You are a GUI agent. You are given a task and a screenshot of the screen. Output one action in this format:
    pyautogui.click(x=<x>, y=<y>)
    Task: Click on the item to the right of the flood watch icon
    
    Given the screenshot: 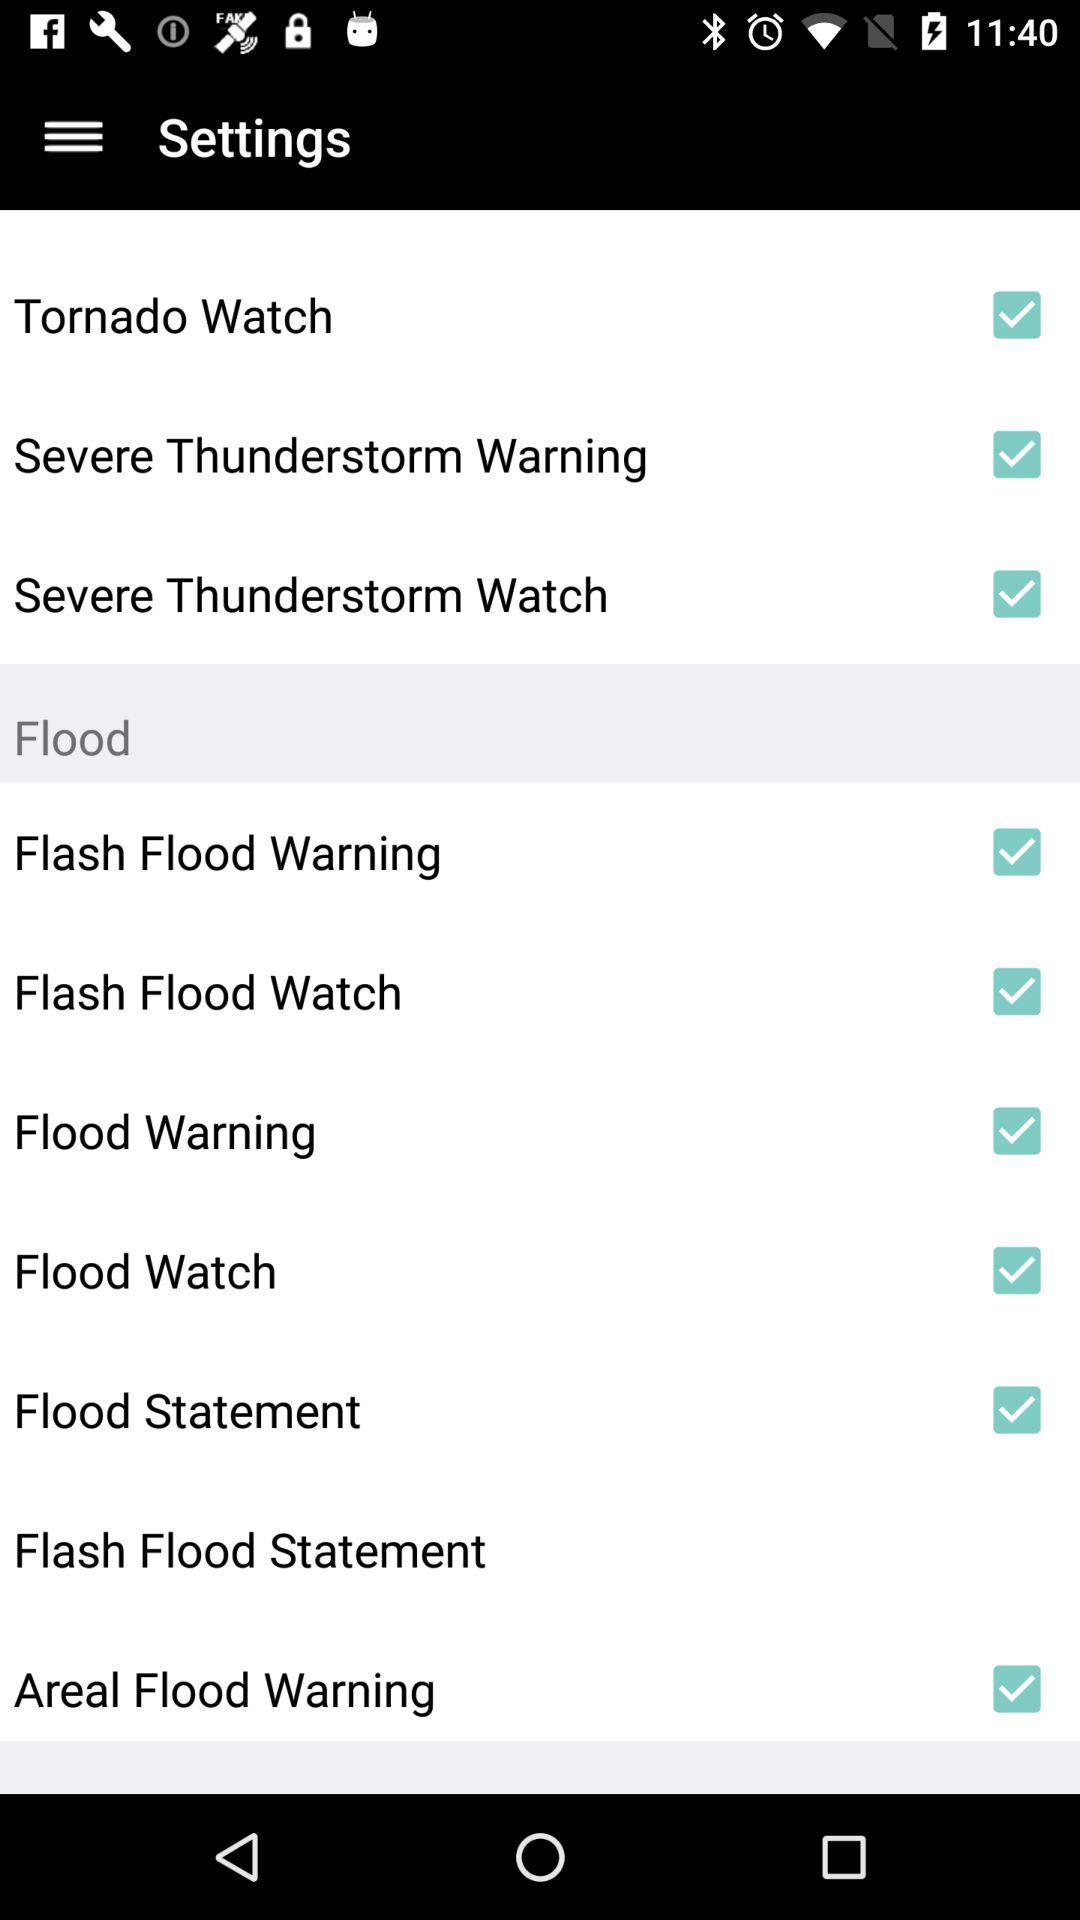 What is the action you would take?
    pyautogui.click(x=1017, y=1269)
    